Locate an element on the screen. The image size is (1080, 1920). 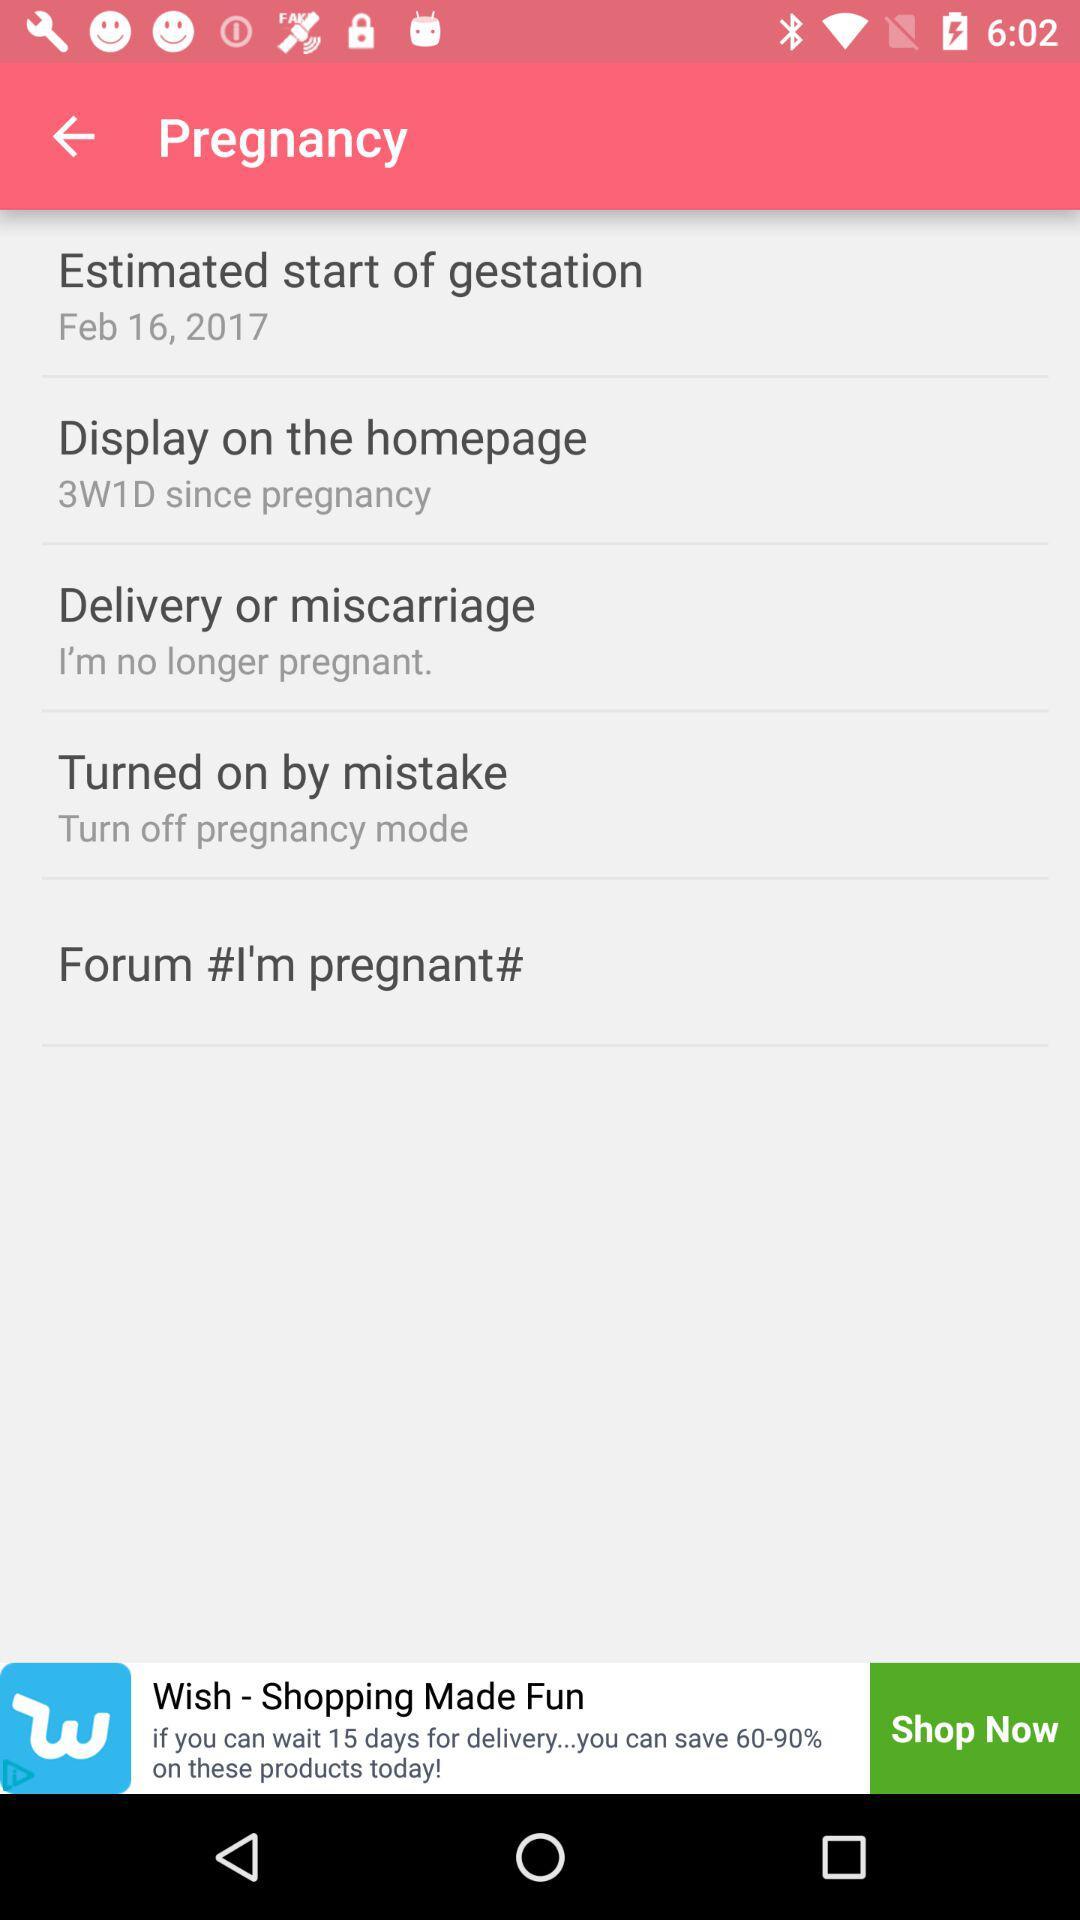
the icon to the left of shop now item is located at coordinates (368, 1693).